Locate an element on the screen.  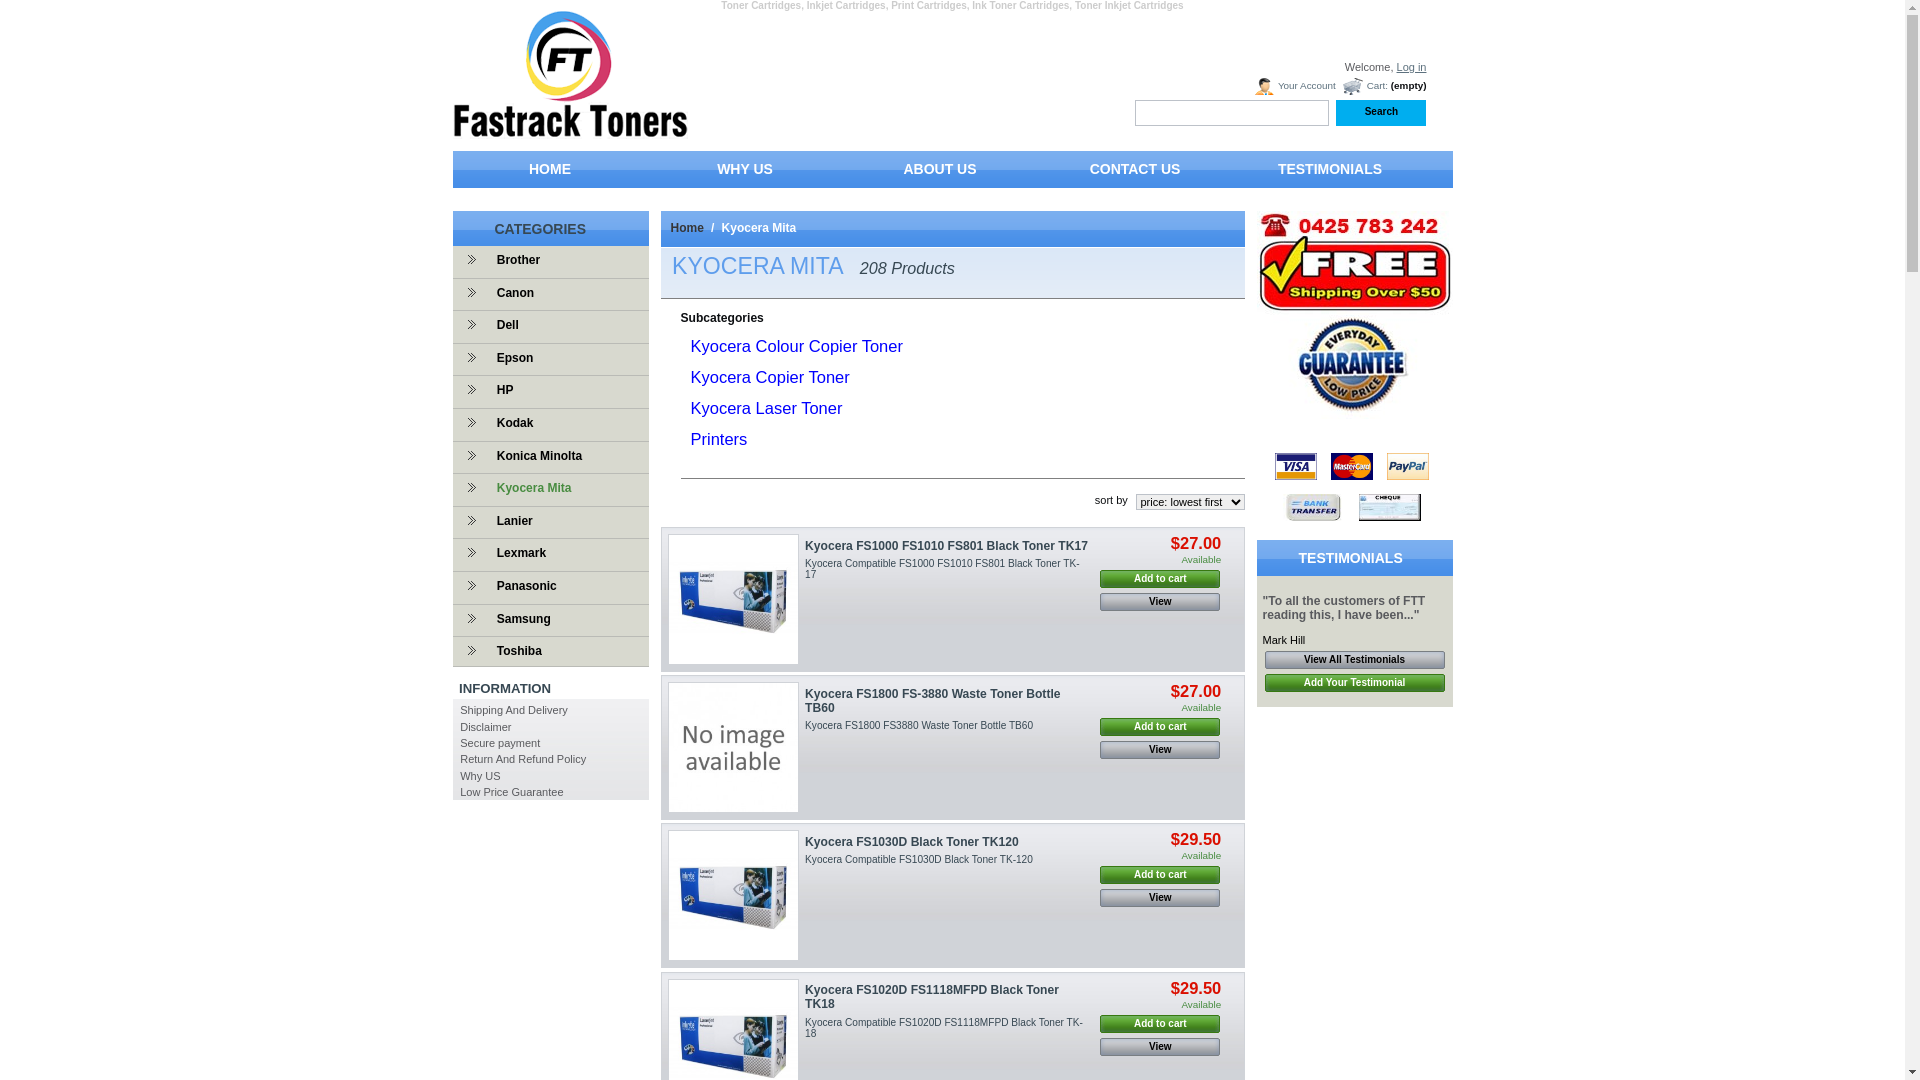
'CONTACT US' is located at coordinates (1037, 172).